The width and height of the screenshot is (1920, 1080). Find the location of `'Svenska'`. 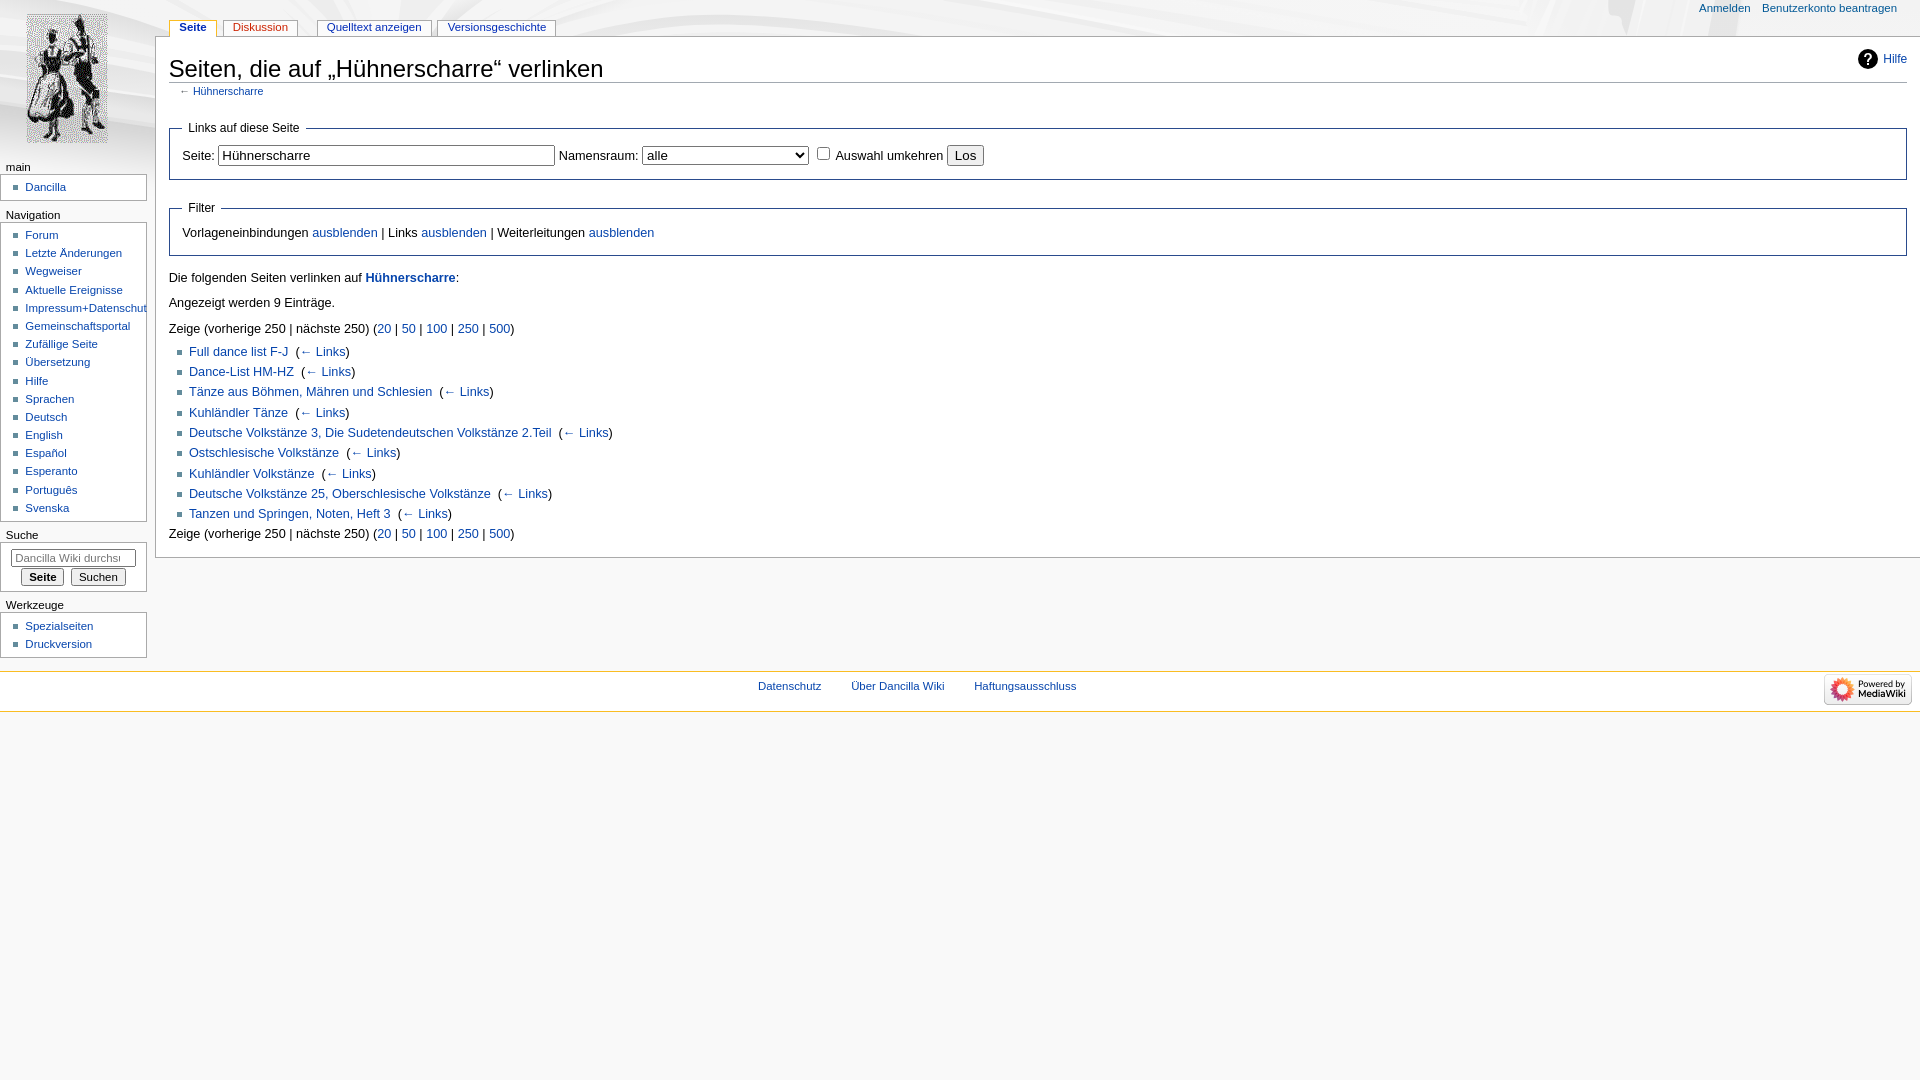

'Svenska' is located at coordinates (47, 507).